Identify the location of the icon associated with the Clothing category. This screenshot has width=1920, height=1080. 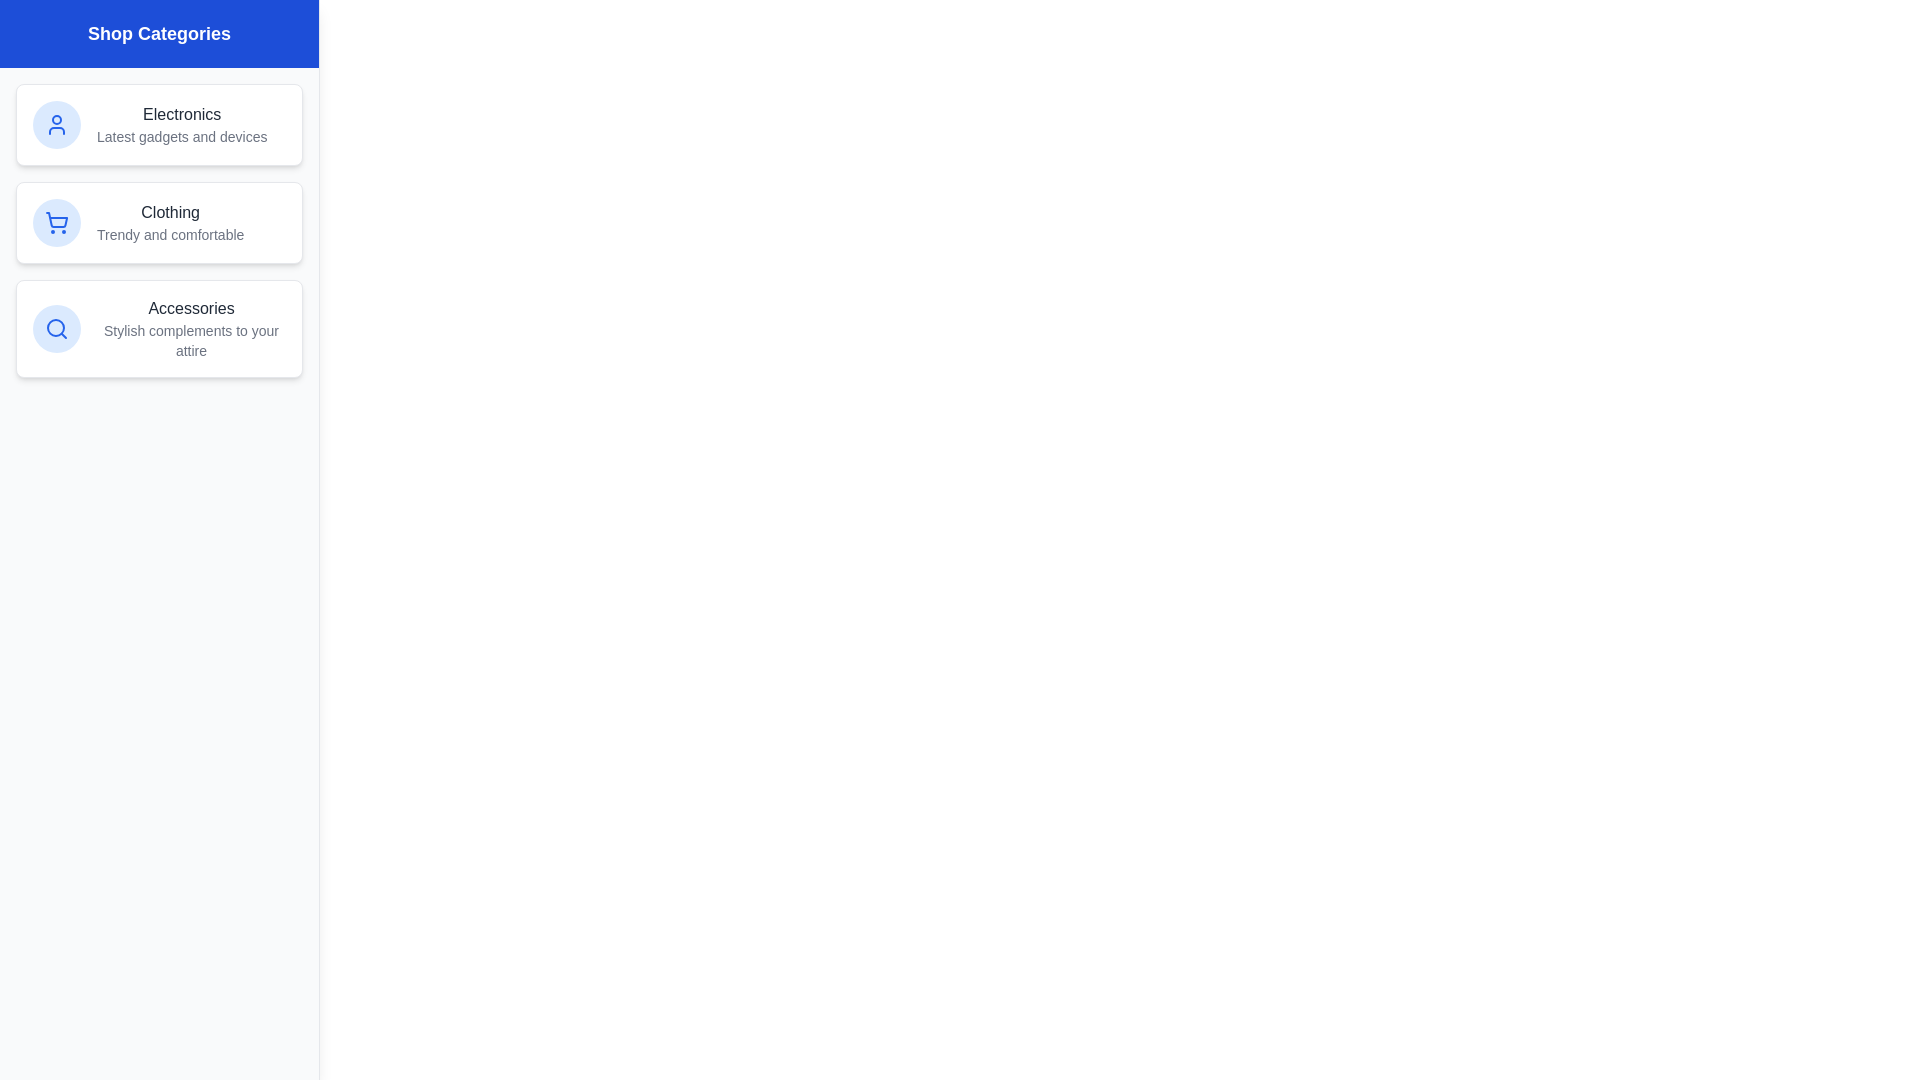
(57, 223).